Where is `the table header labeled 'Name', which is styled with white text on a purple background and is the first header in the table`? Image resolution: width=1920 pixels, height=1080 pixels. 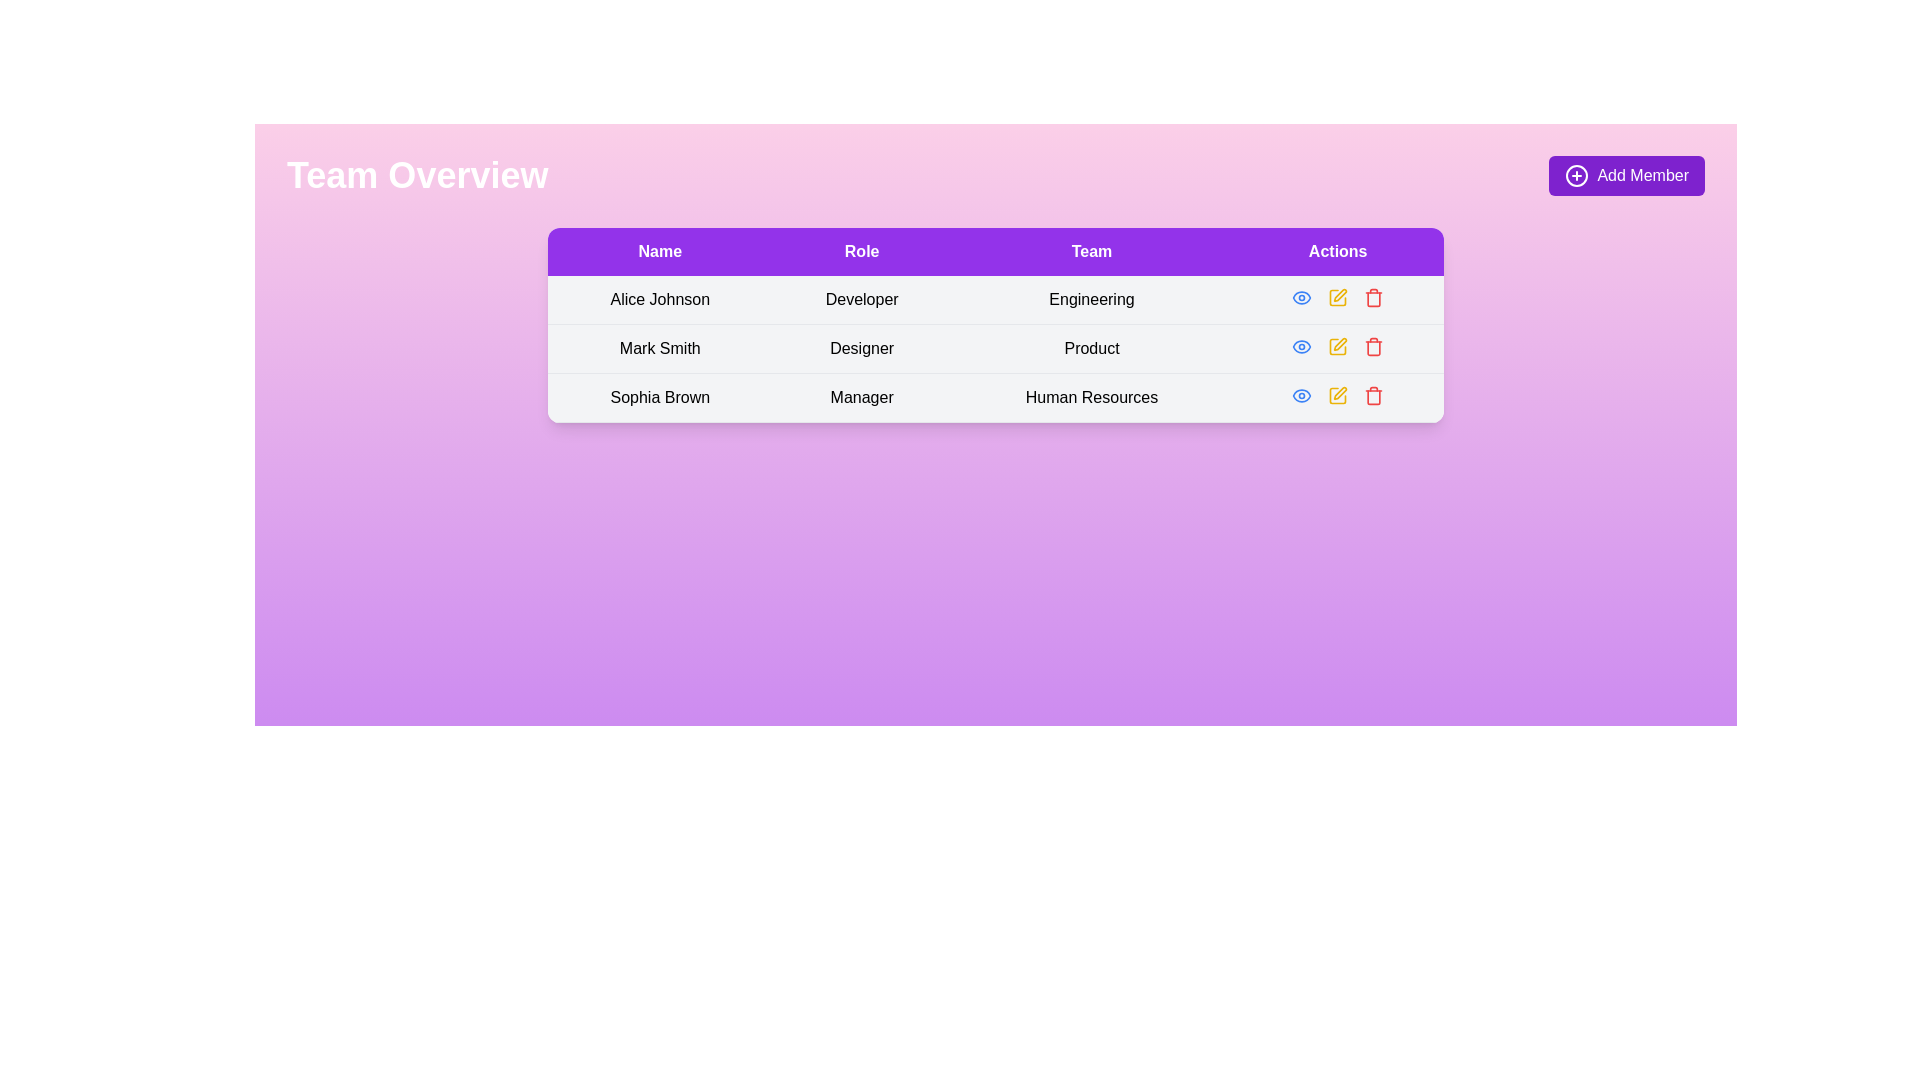
the table header labeled 'Name', which is styled with white text on a purple background and is the first header in the table is located at coordinates (660, 250).